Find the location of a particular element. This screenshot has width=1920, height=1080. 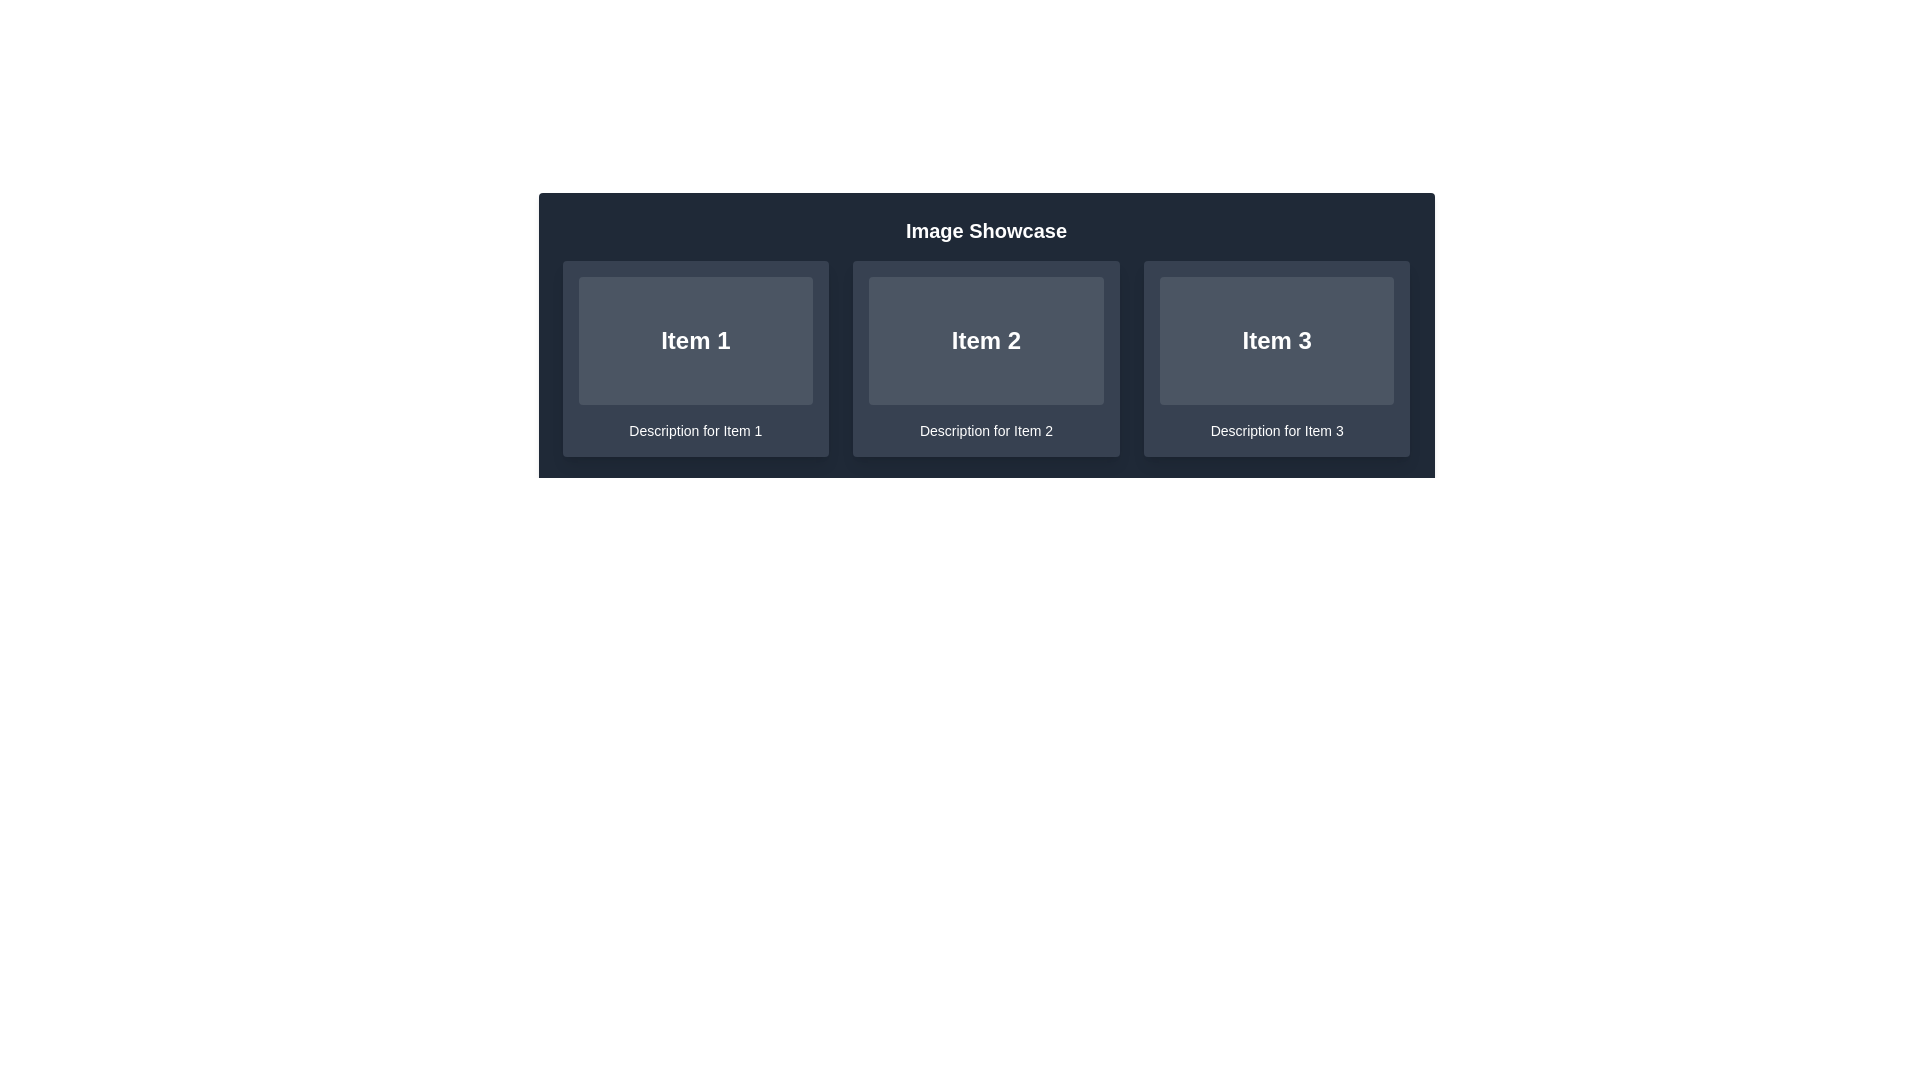

the second item in a horizontal grid of three items, which serves as a visual and textual representation of an item indicating its title and a brief description is located at coordinates (986, 357).